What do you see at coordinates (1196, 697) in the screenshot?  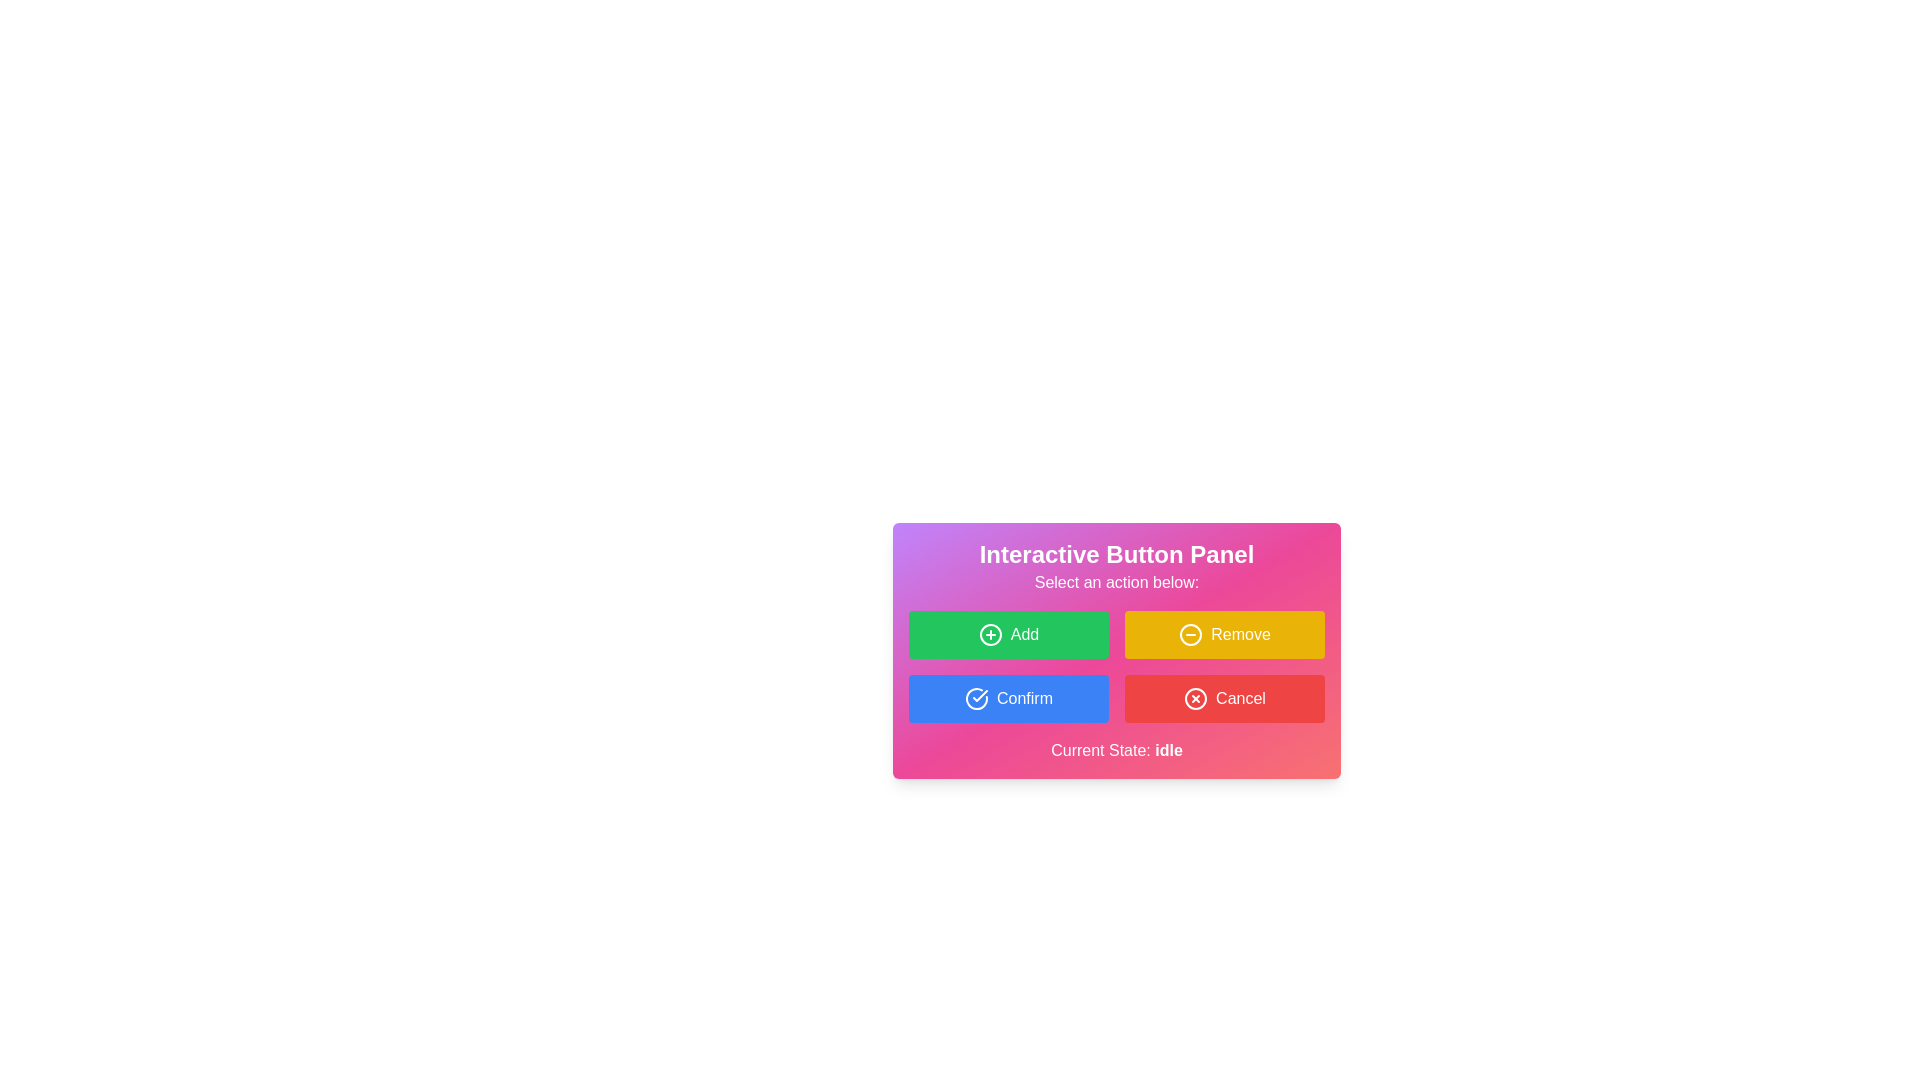 I see `the red circular icon with a white cross graphic, which is located to the left of the 'Cancel' button text in the bottom-right corner of the four-button panel` at bounding box center [1196, 697].